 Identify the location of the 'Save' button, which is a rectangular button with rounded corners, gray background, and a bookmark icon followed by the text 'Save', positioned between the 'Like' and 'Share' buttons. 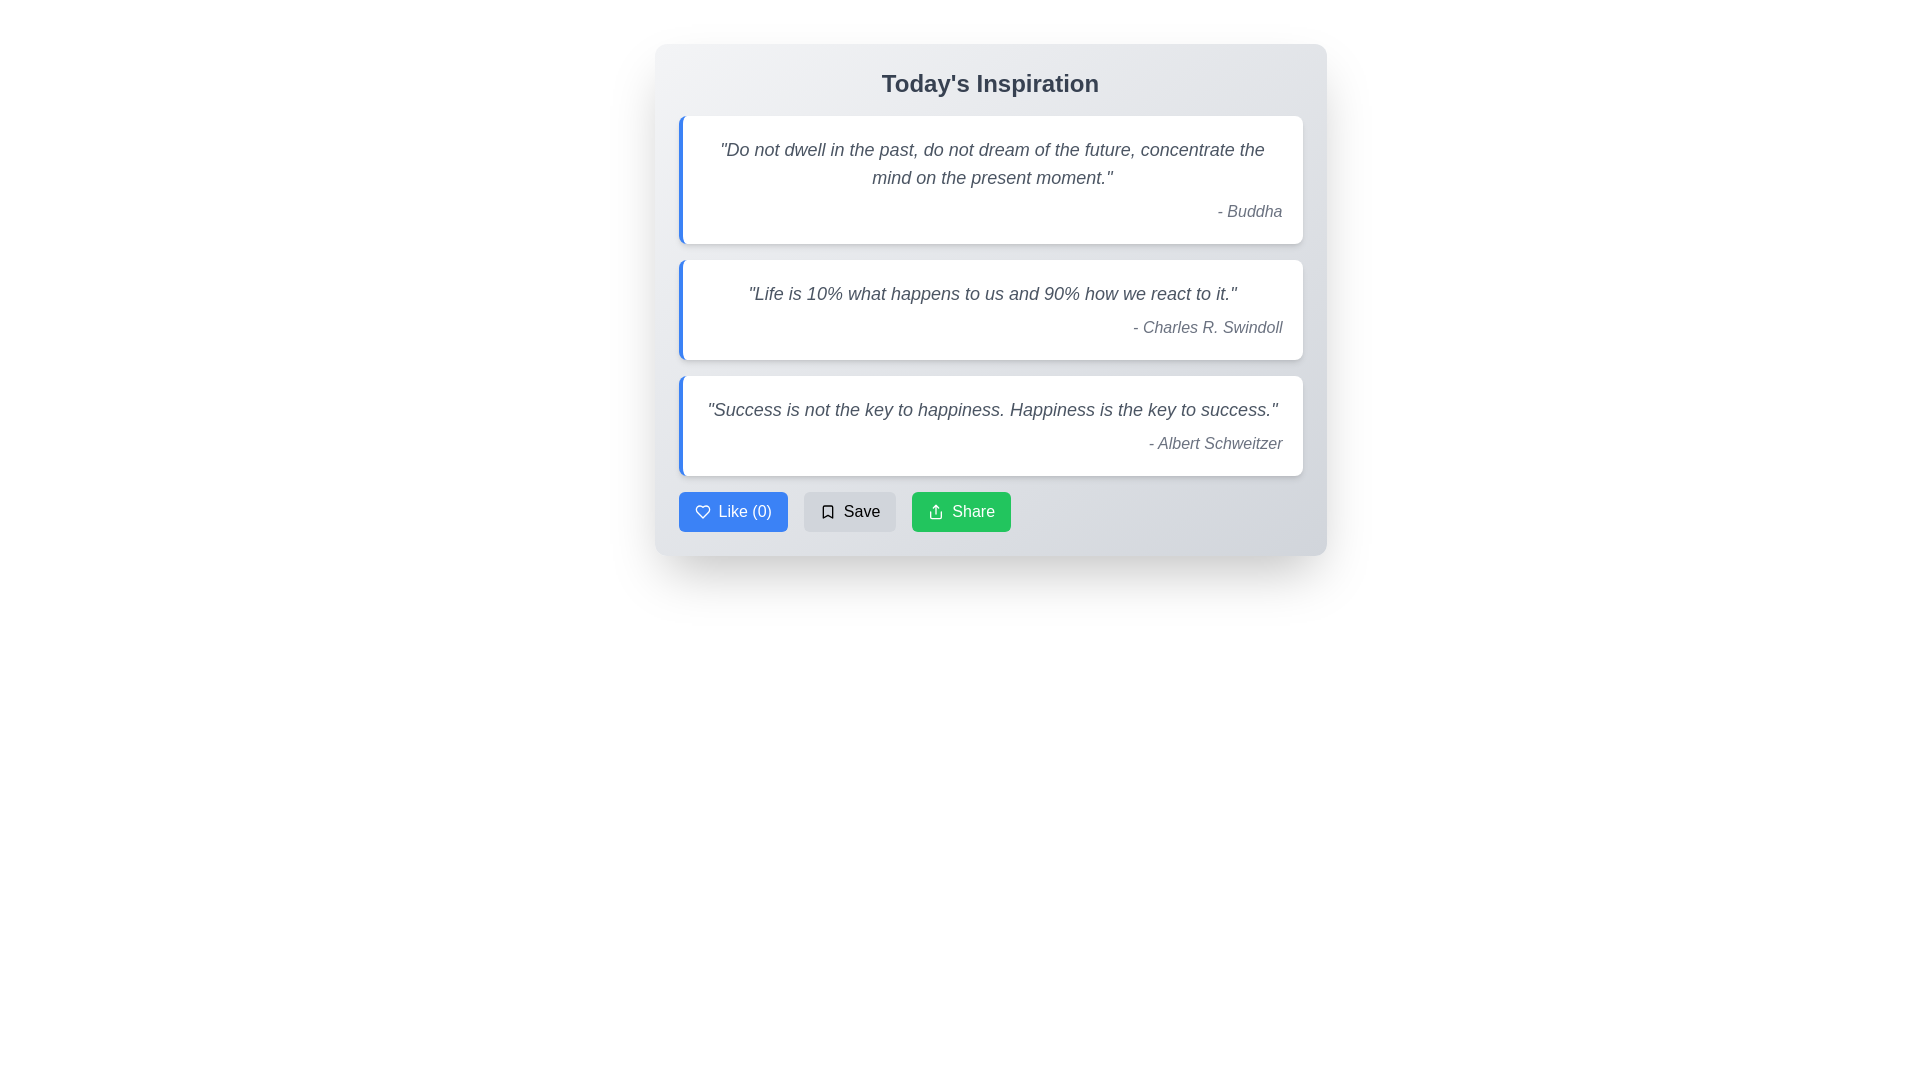
(850, 511).